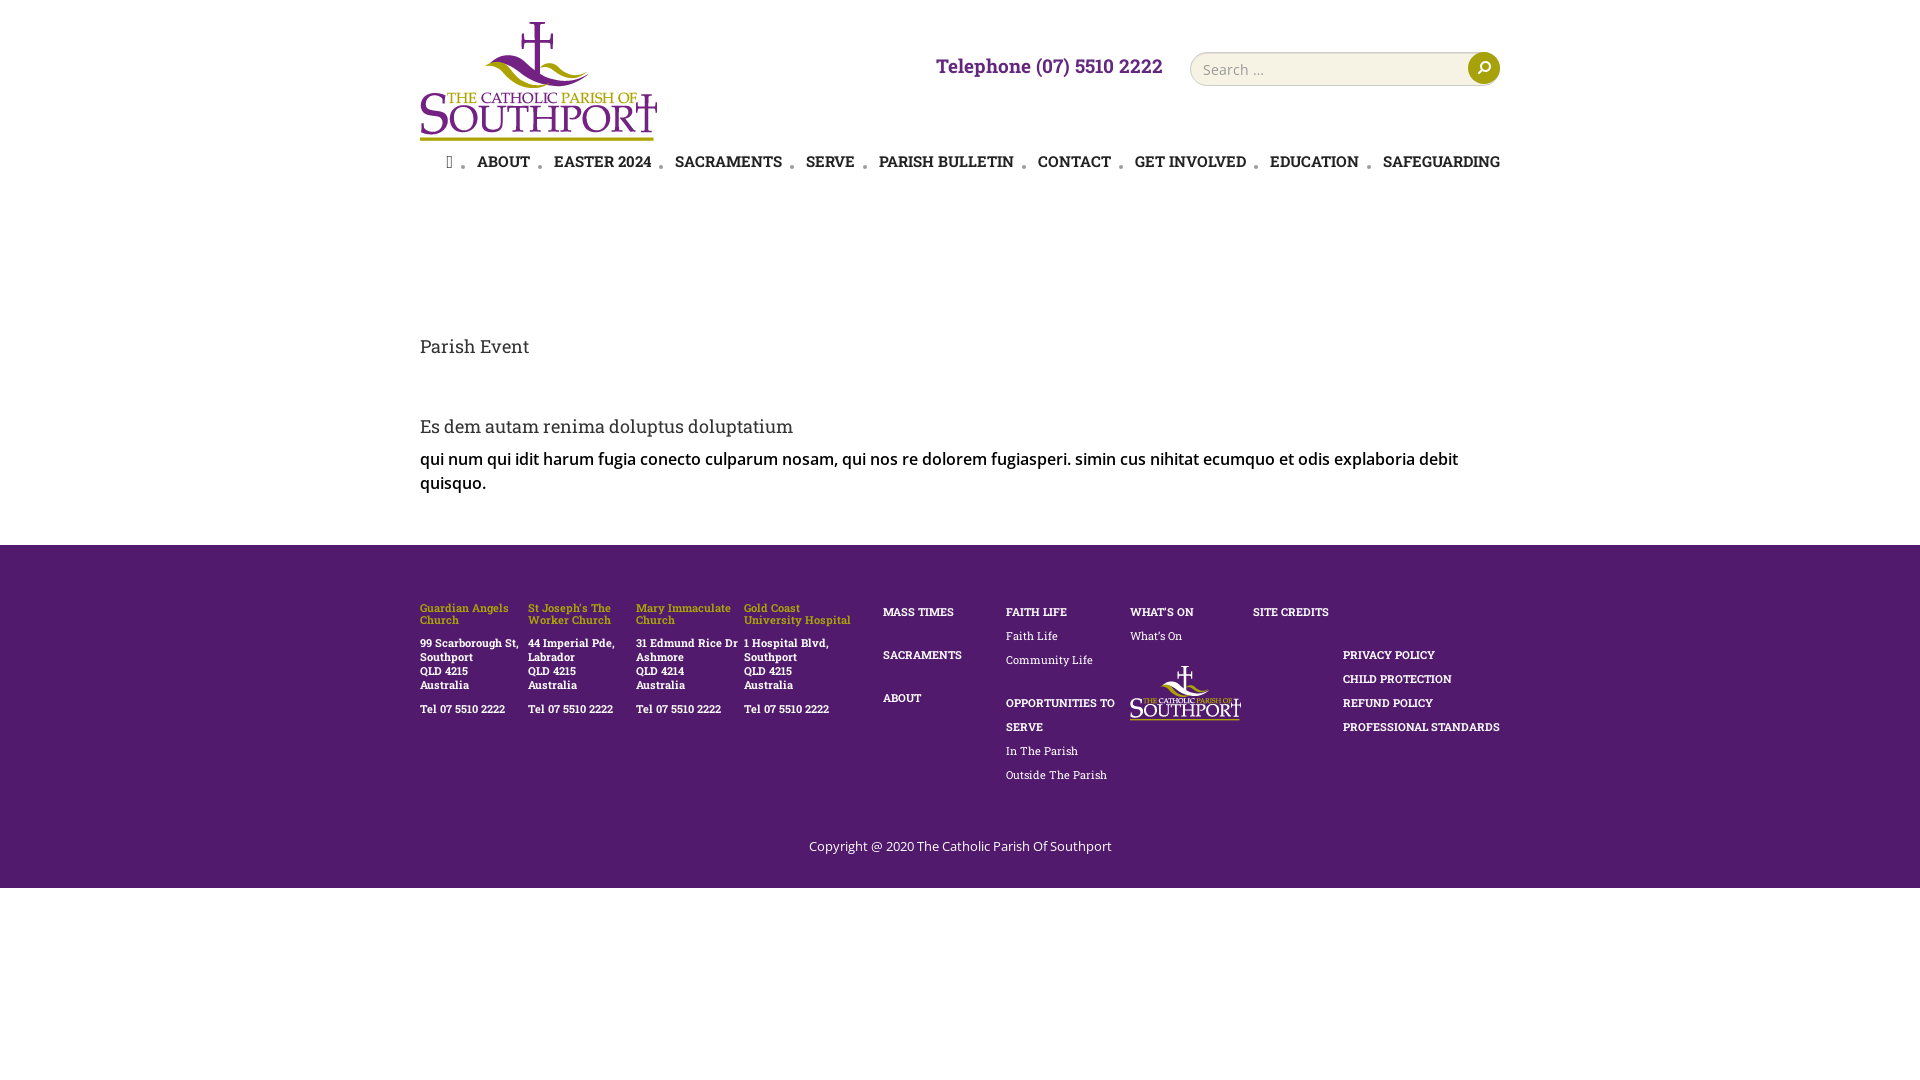  What do you see at coordinates (1040, 750) in the screenshot?
I see `'In The Parish'` at bounding box center [1040, 750].